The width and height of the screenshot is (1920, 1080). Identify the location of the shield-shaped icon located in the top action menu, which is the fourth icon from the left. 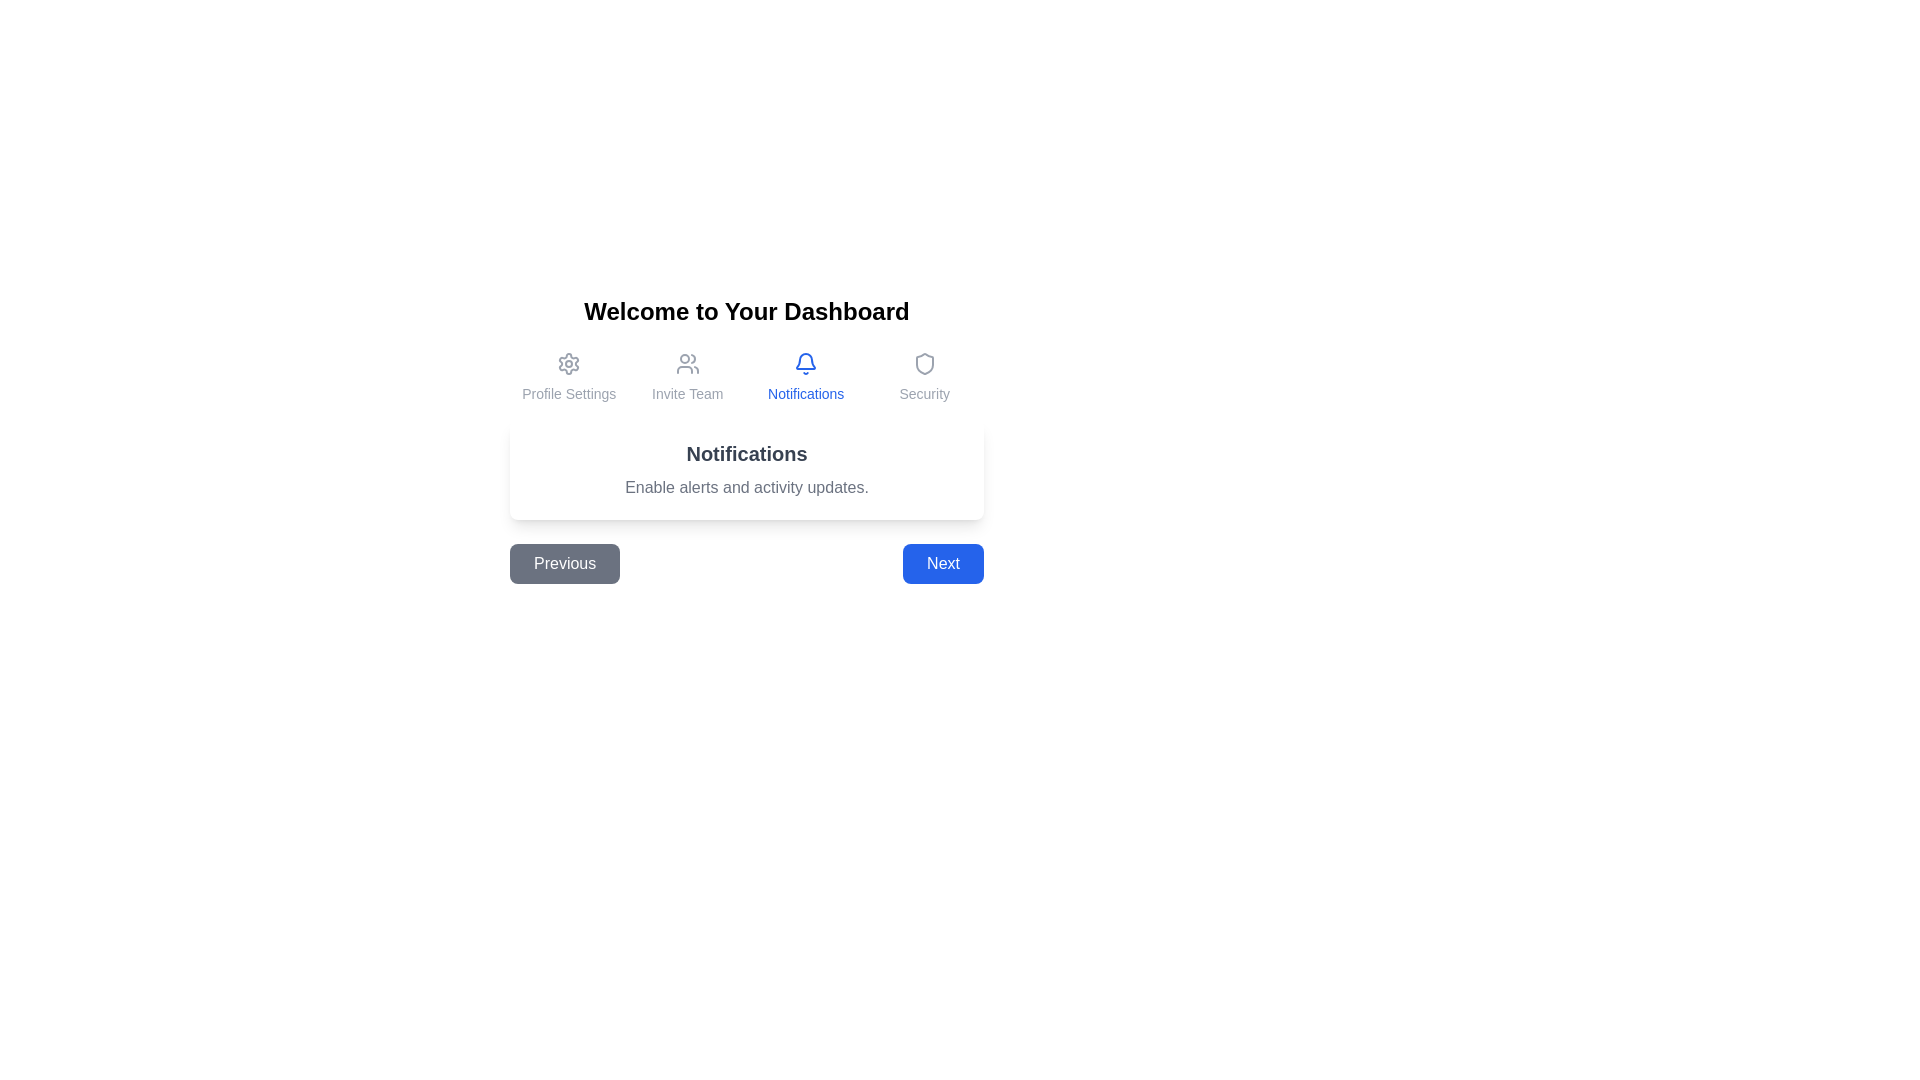
(923, 363).